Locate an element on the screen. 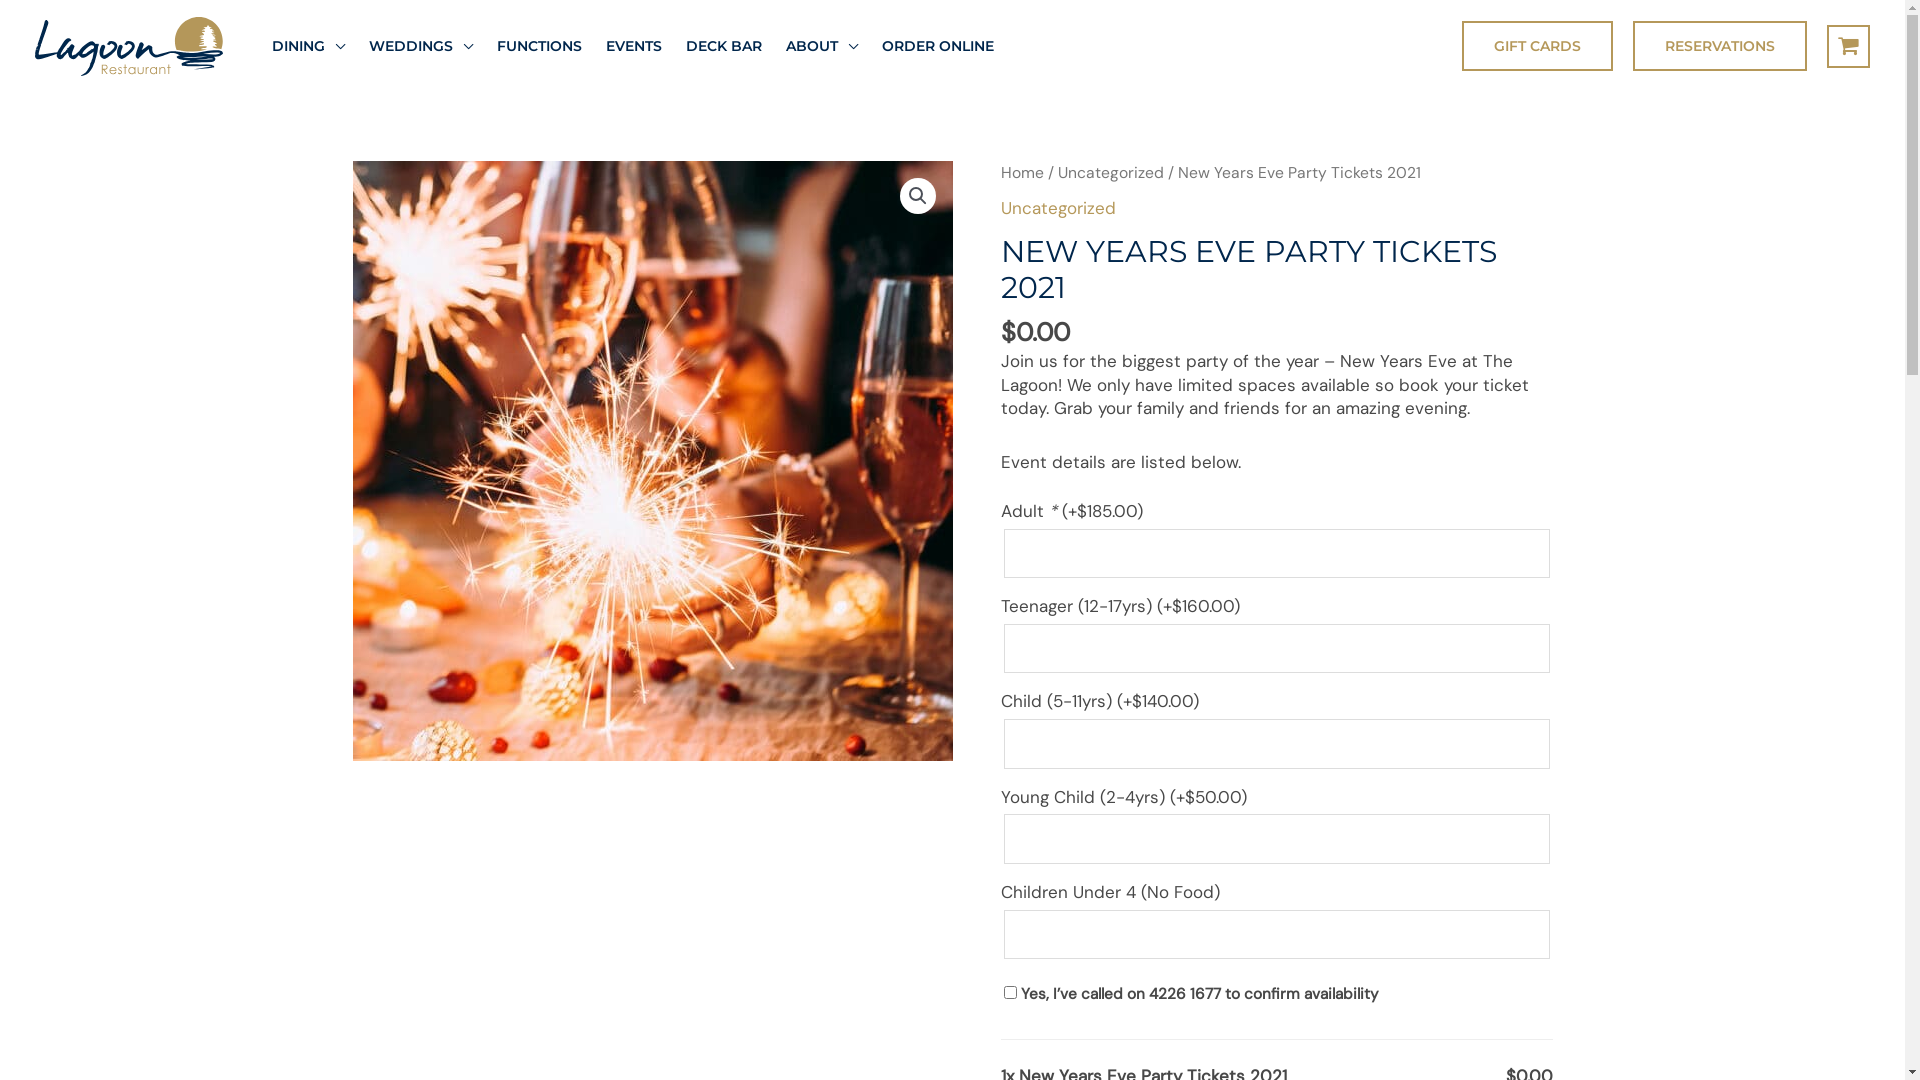 The image size is (1920, 1080). 'Uncategorized' is located at coordinates (1056, 208).